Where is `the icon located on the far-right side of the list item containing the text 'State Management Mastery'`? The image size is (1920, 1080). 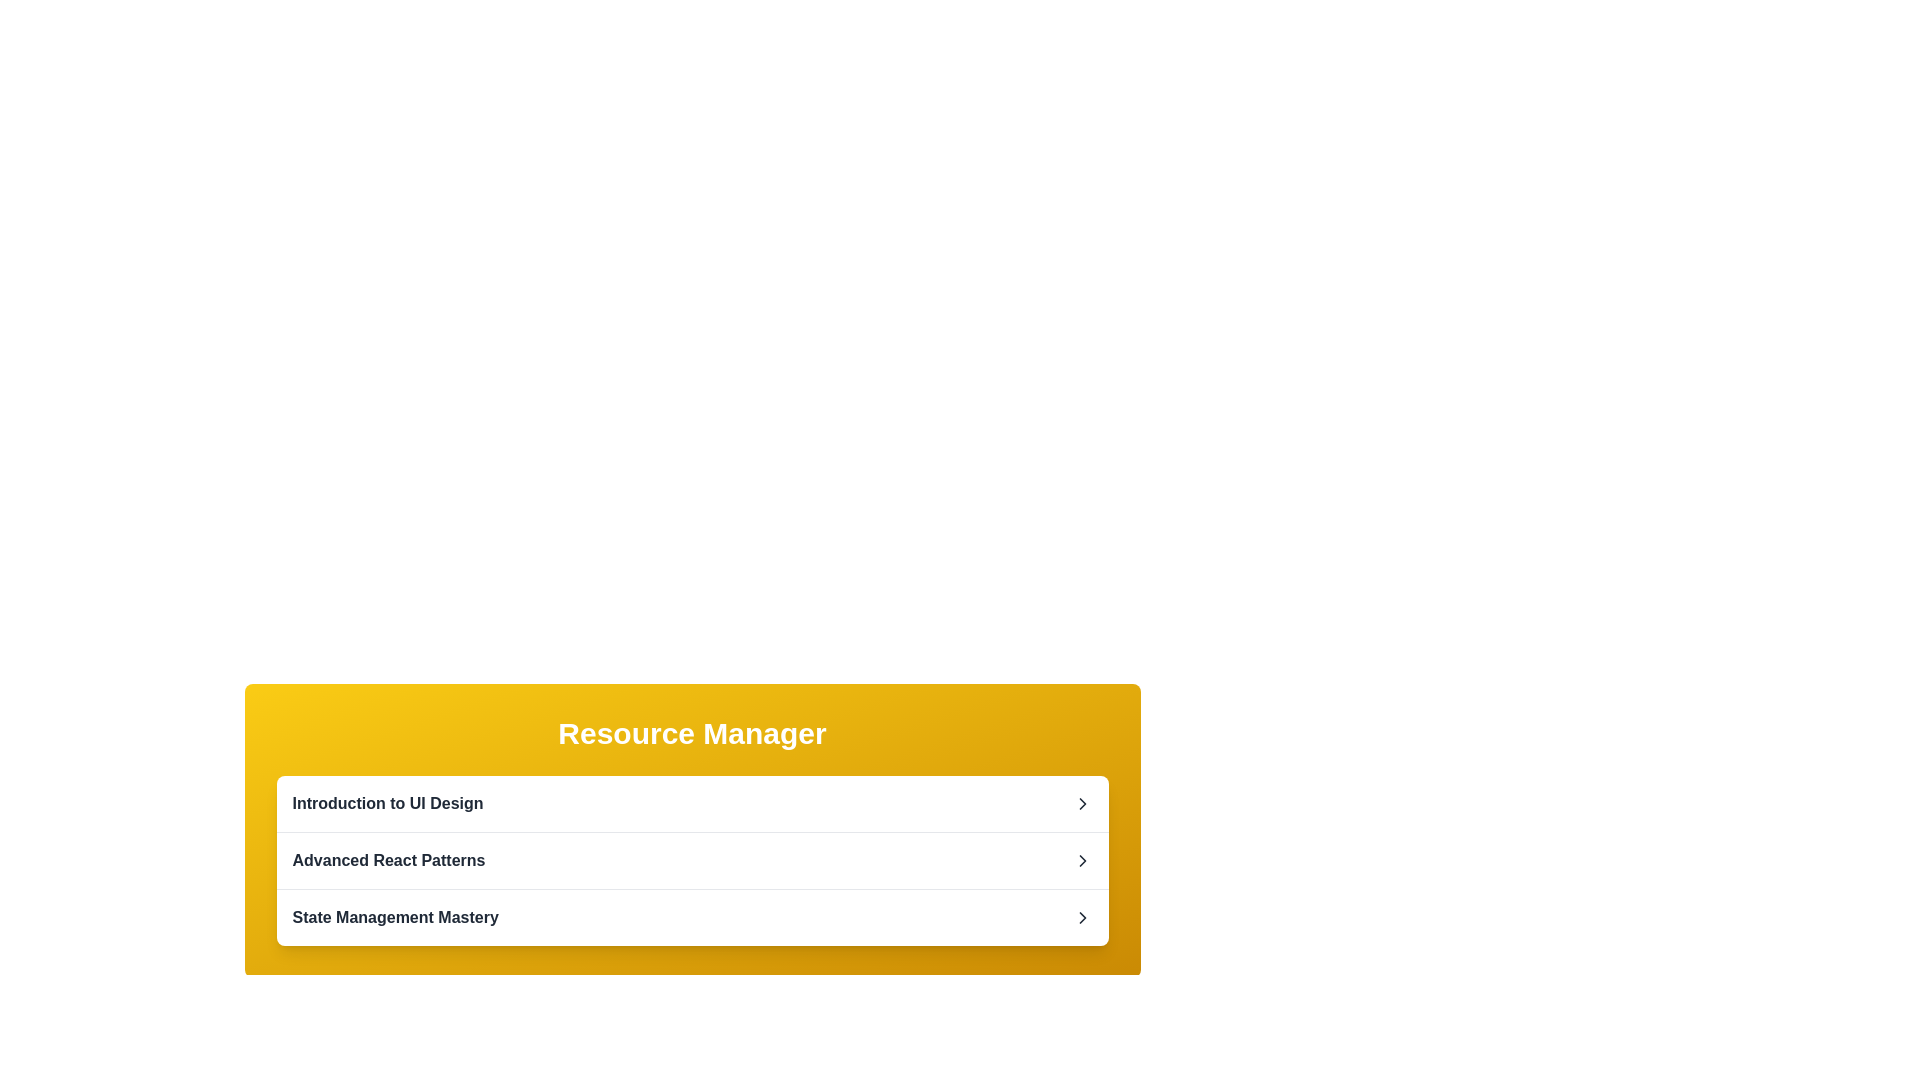
the icon located on the far-right side of the list item containing the text 'State Management Mastery' is located at coordinates (1081, 918).